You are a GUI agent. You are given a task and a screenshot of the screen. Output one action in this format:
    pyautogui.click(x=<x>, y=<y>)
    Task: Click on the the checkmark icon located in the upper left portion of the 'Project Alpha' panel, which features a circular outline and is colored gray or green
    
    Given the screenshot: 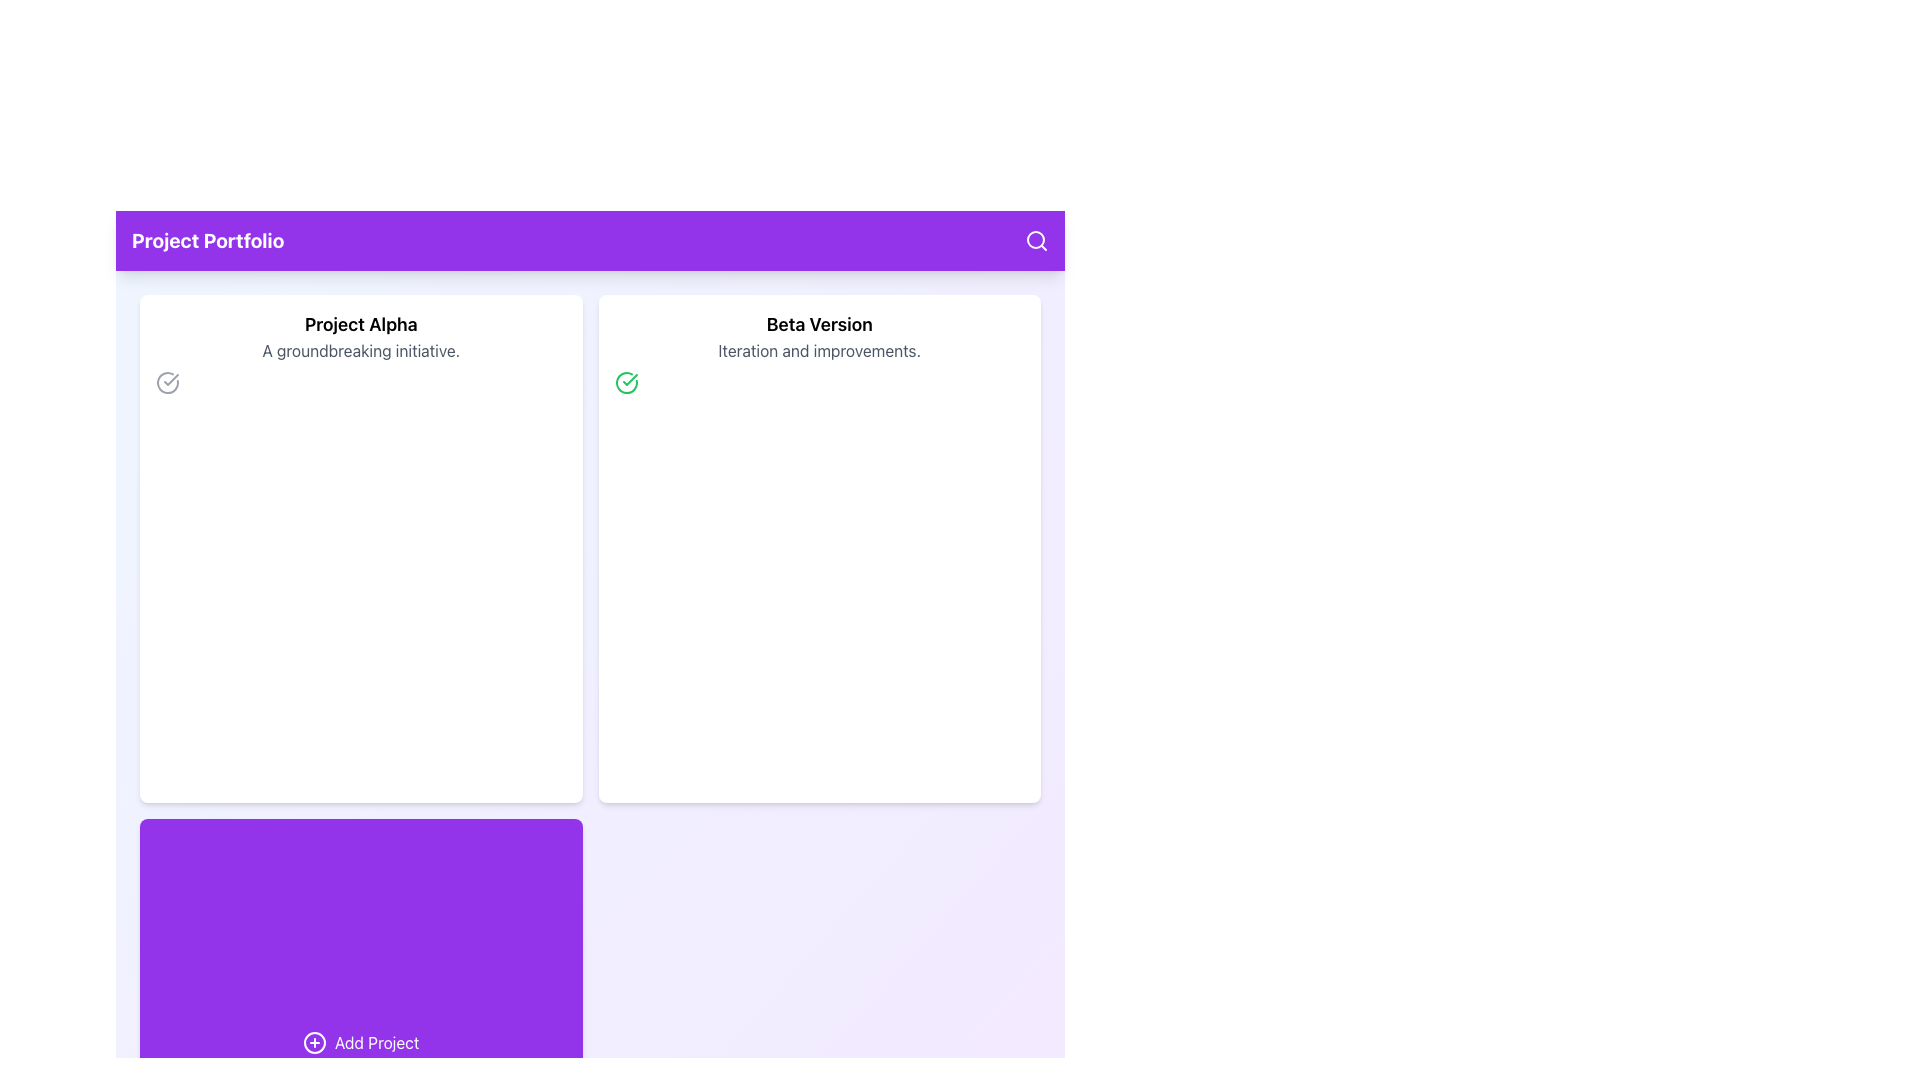 What is the action you would take?
    pyautogui.click(x=171, y=380)
    